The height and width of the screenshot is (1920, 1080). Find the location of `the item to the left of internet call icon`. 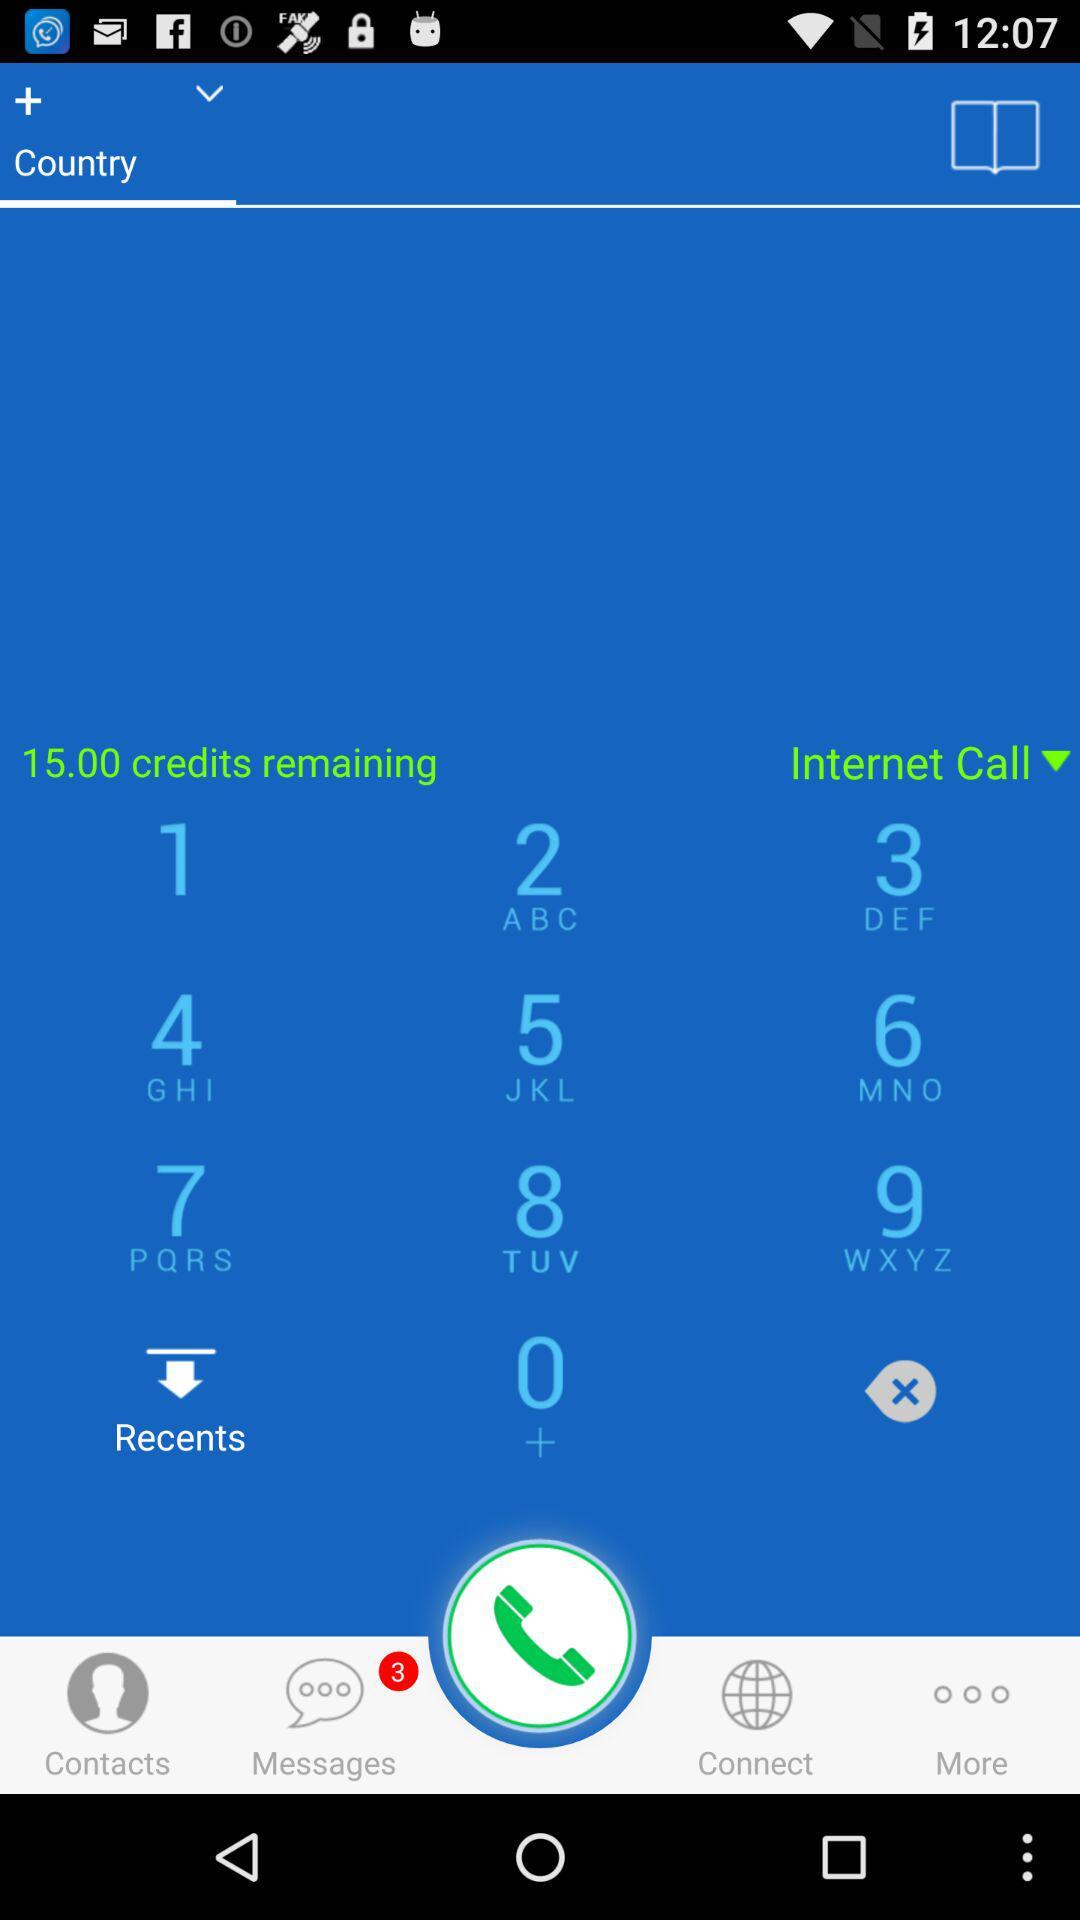

the item to the left of internet call icon is located at coordinates (382, 760).